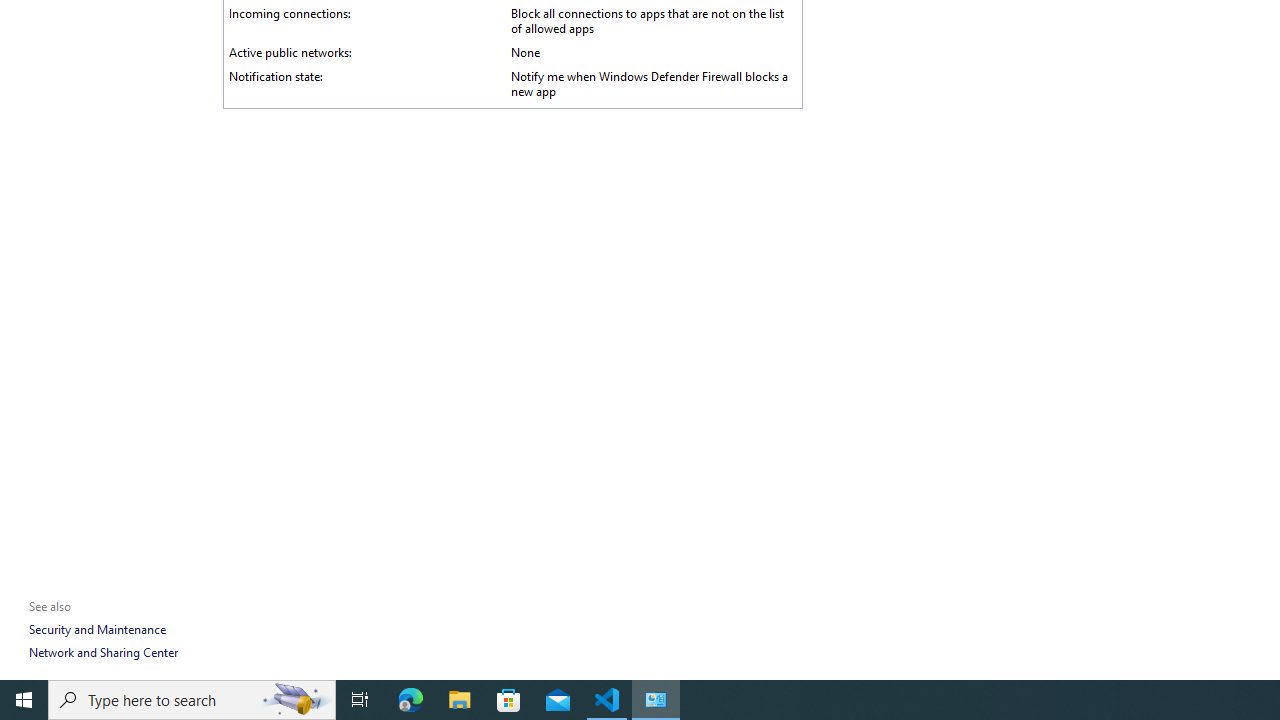 The image size is (1280, 720). Describe the element at coordinates (410, 698) in the screenshot. I see `'Microsoft Edge'` at that location.